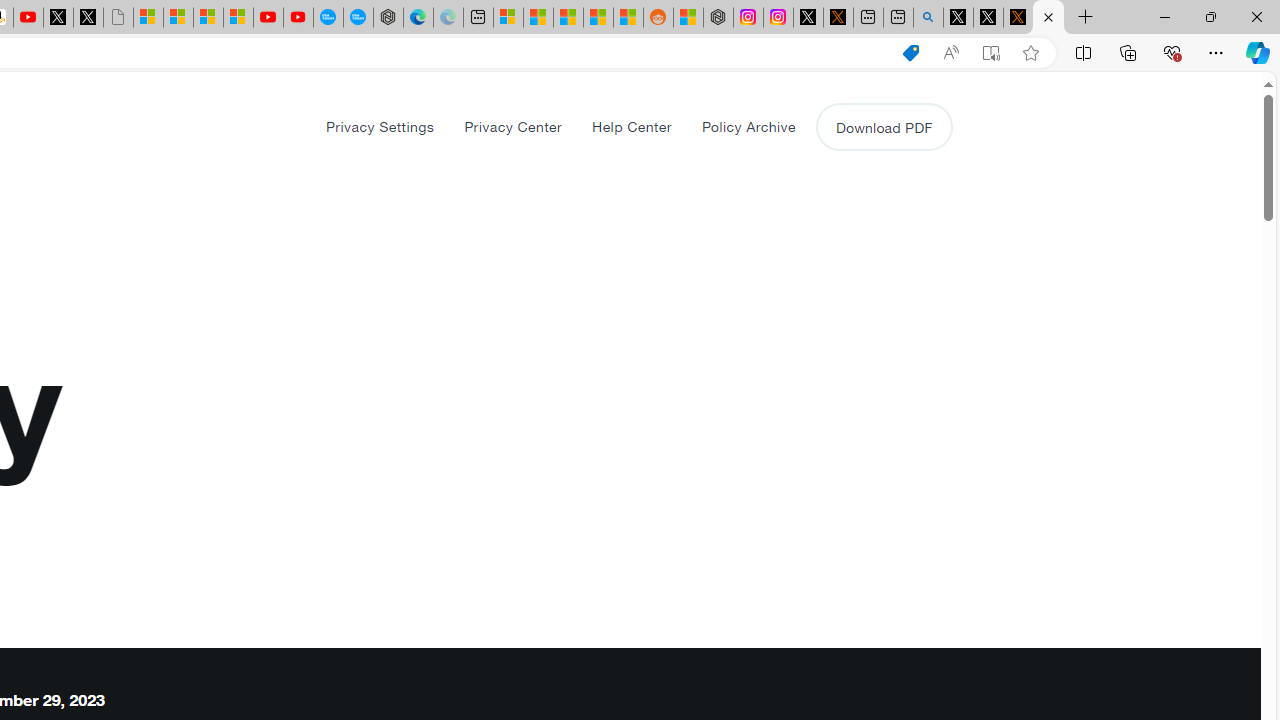 The image size is (1280, 720). What do you see at coordinates (950, 52) in the screenshot?
I see `'Read aloud this page (Ctrl+Shift+U)'` at bounding box center [950, 52].